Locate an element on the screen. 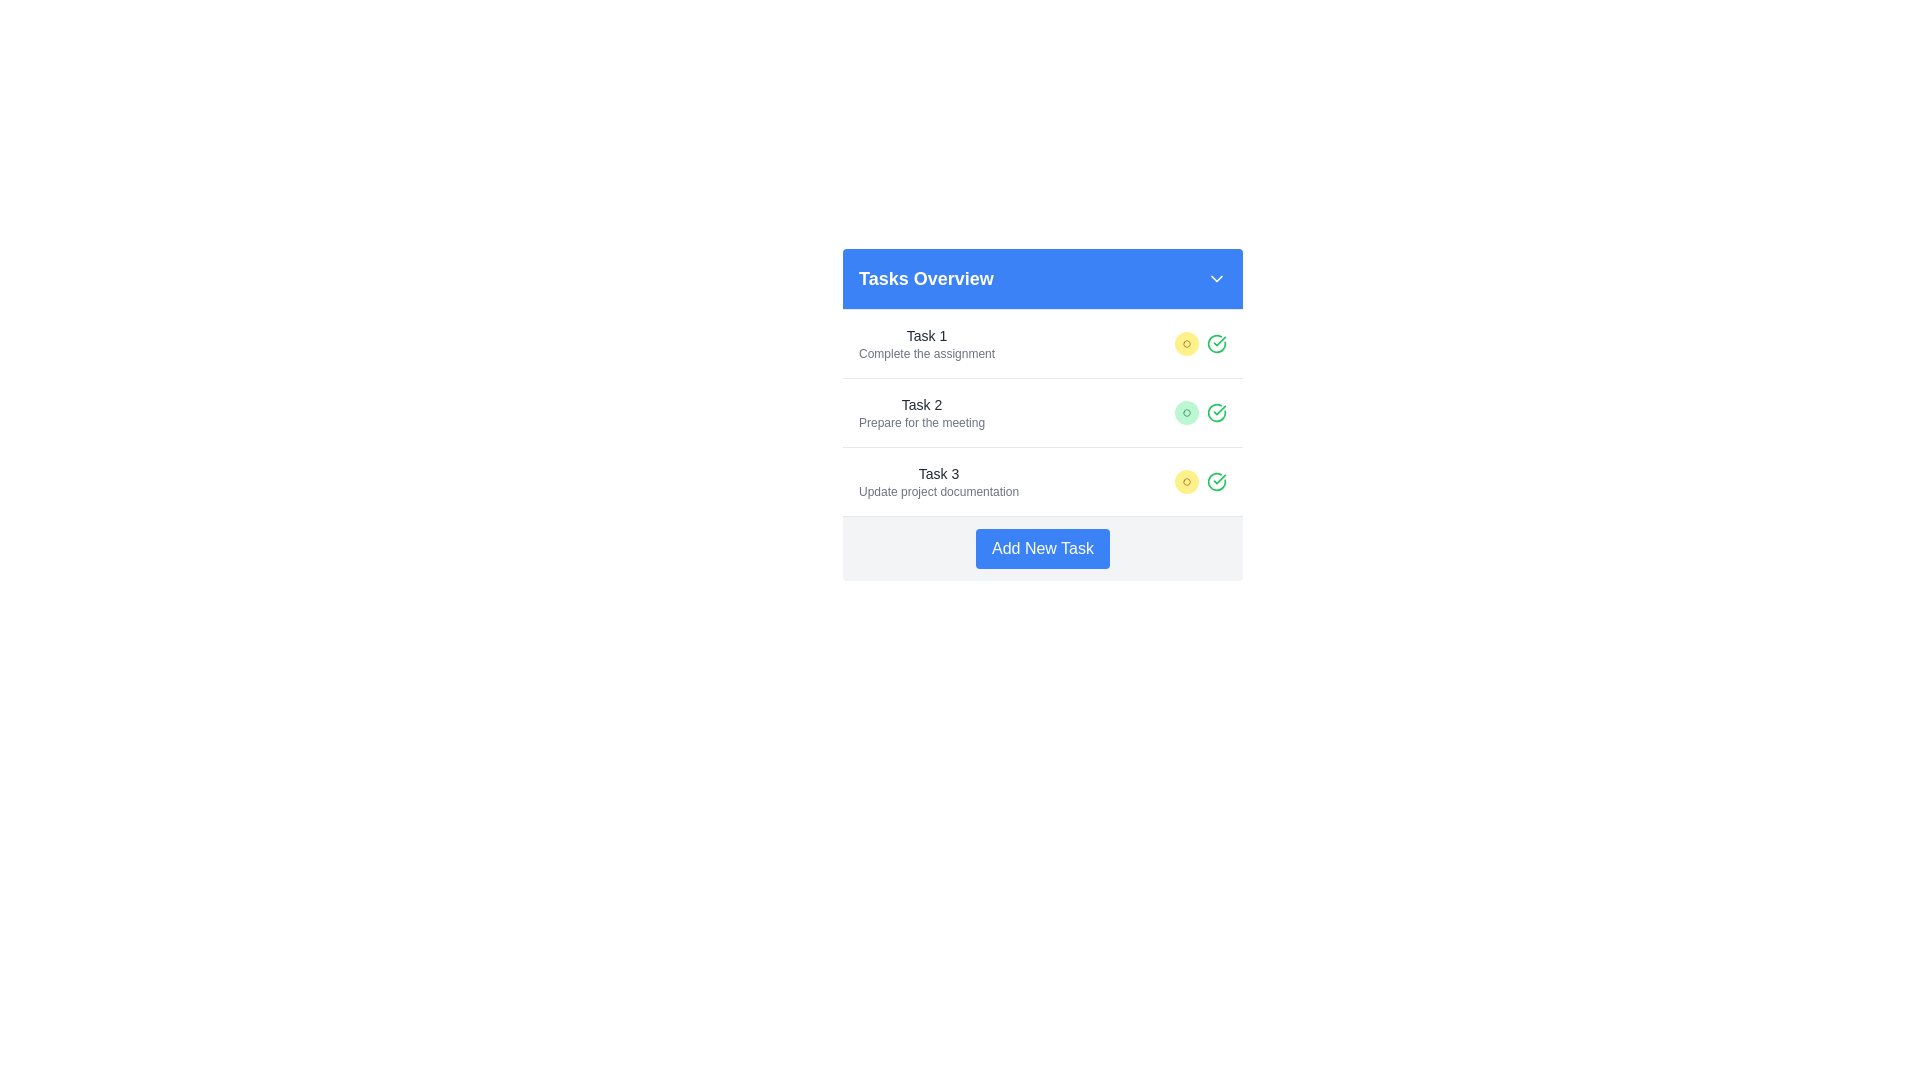 This screenshot has height=1080, width=1920. the first task entry in the task list under 'Tasks Overview' is located at coordinates (1041, 343).